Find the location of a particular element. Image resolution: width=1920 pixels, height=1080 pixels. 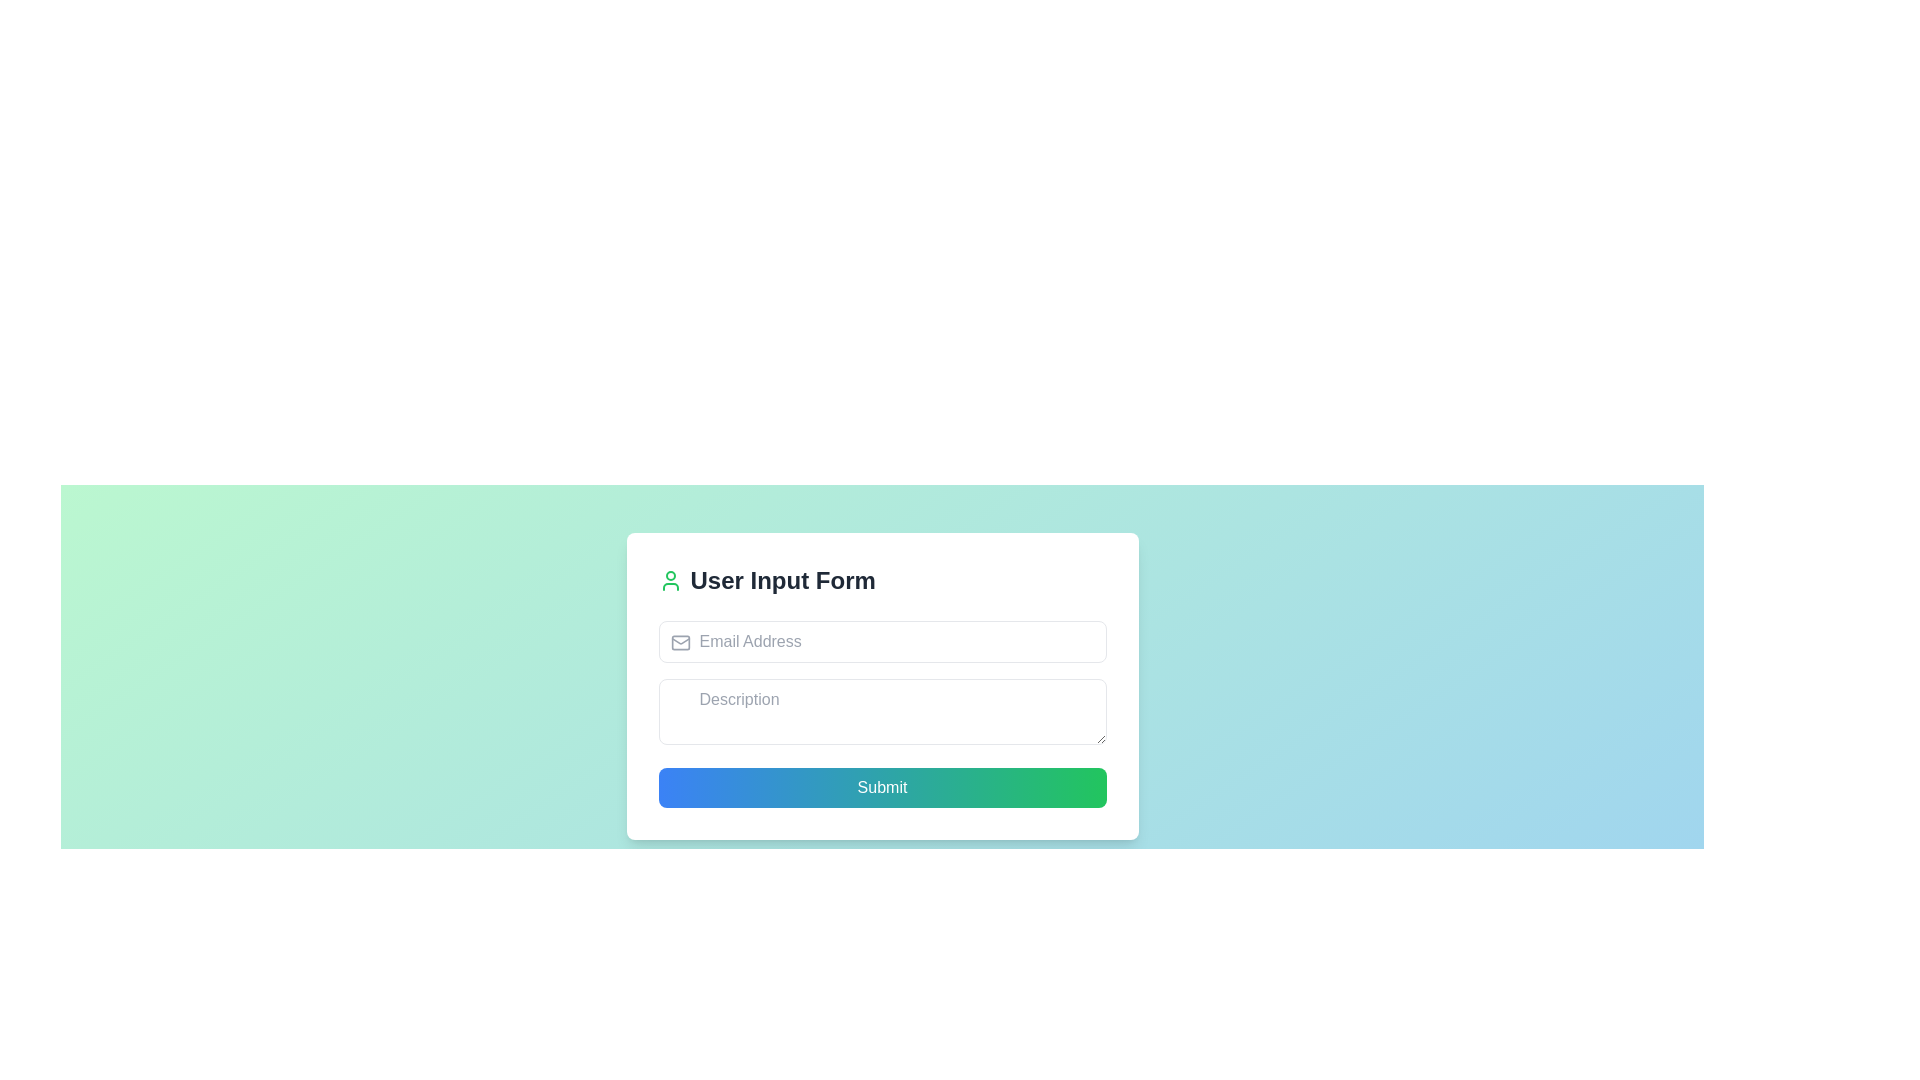

the user profile icon, which is a minimalist green circular head is located at coordinates (670, 581).